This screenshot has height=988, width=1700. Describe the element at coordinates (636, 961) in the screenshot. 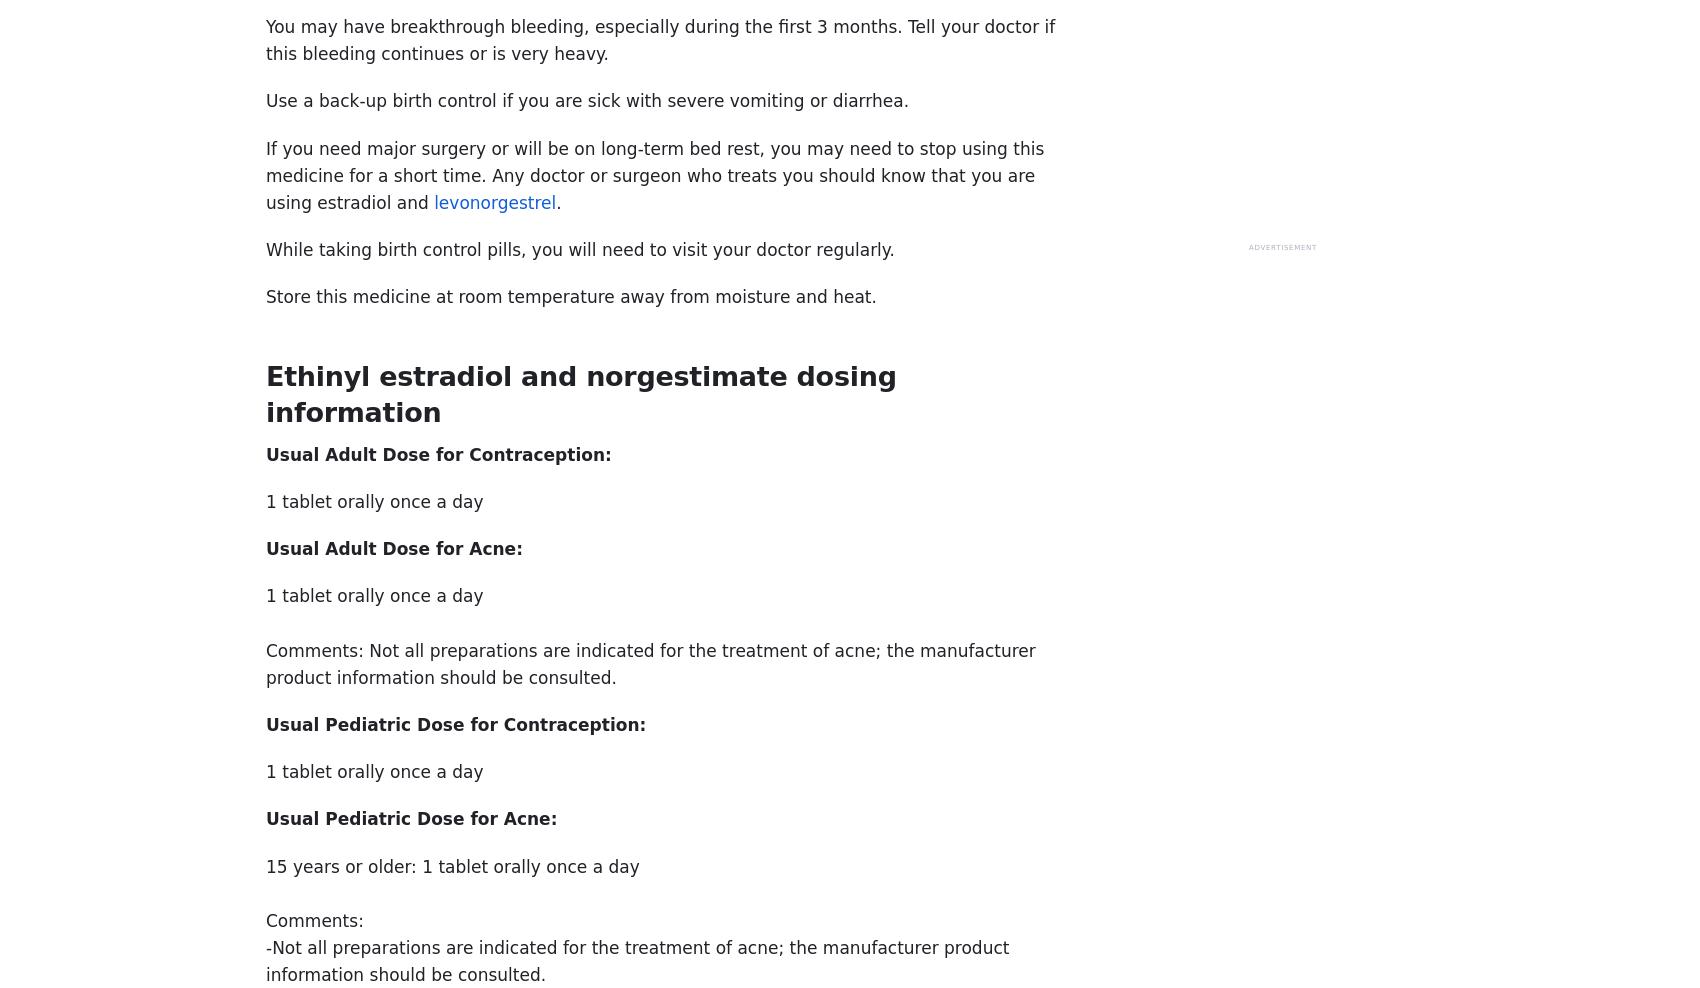

I see `'-Not all preparations are indicated for the treatment of acne; the manufacturer product information should be consulted.'` at that location.